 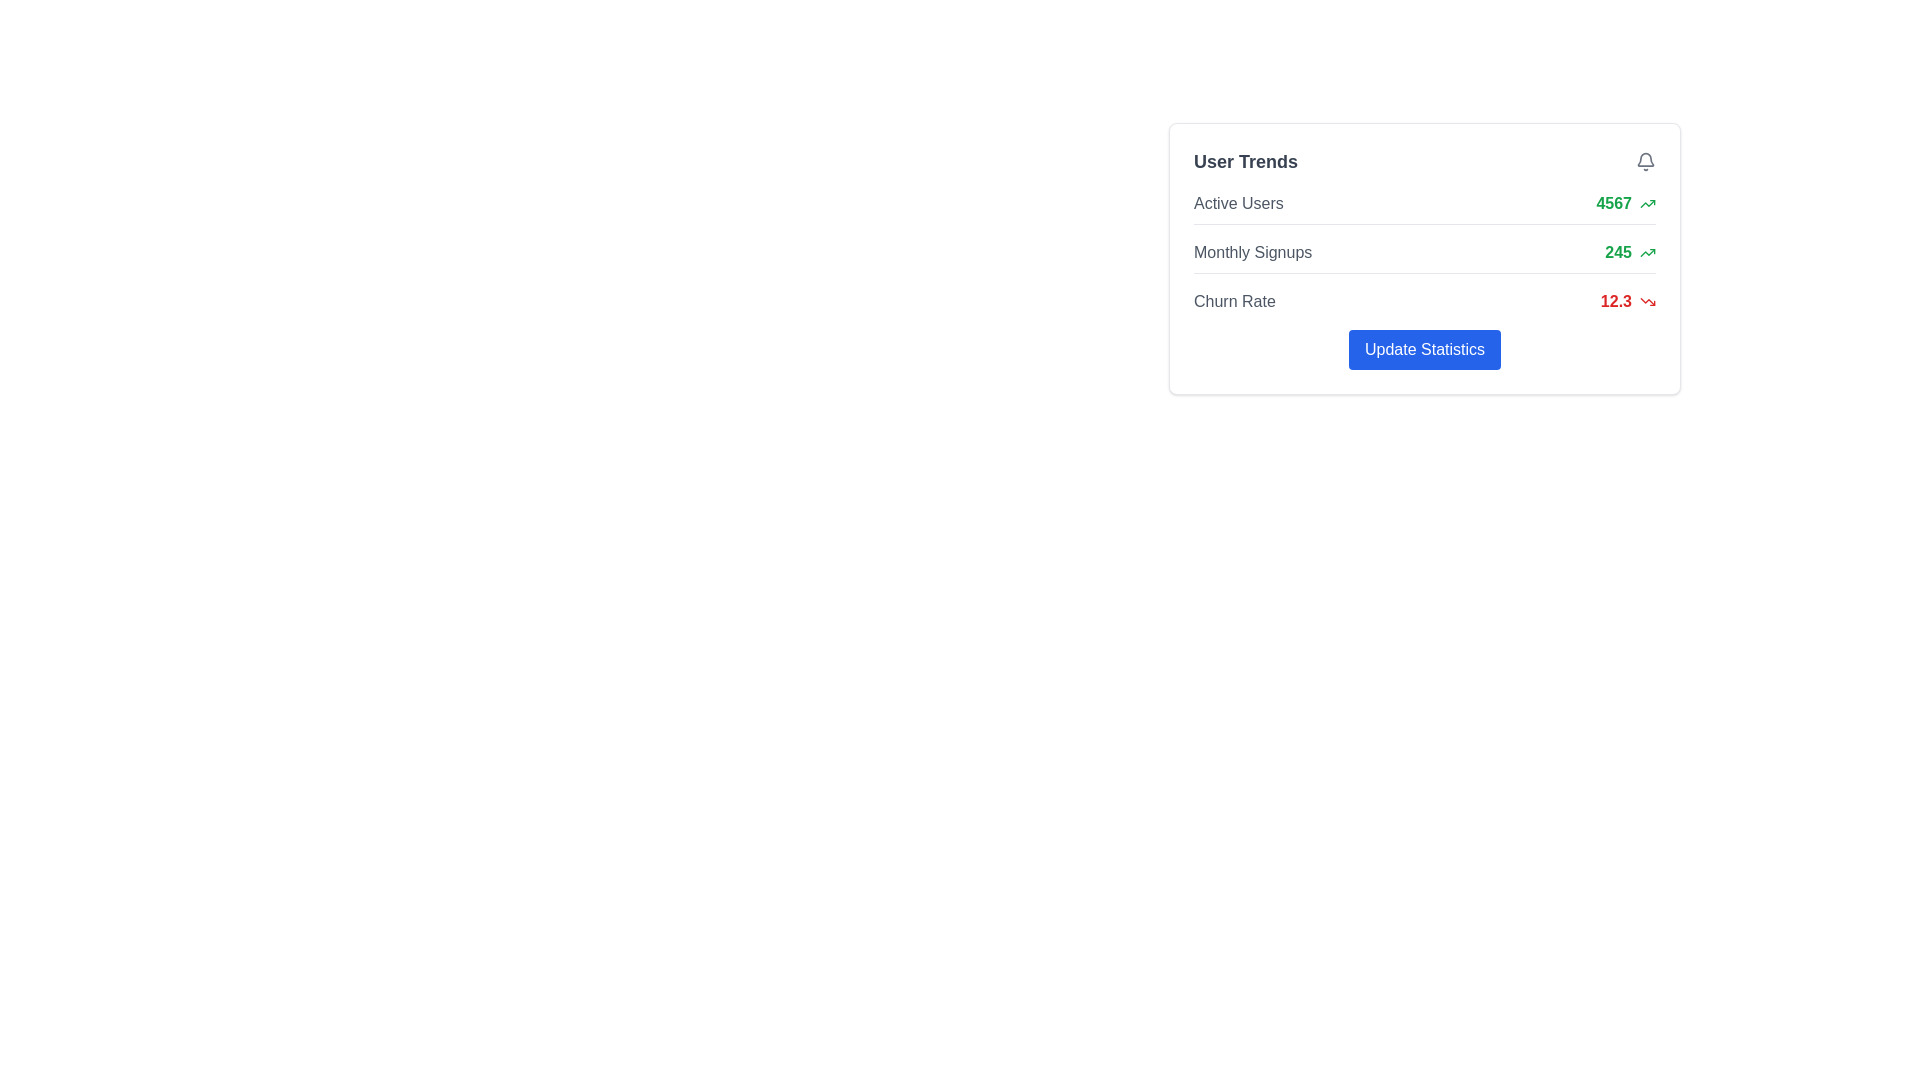 What do you see at coordinates (1647, 301) in the screenshot?
I see `the icon that signifies a negative trend associated with the churn rate of 12.3, located immediately to the right of the 'Churn Rate' label within the 'User Trends' card` at bounding box center [1647, 301].